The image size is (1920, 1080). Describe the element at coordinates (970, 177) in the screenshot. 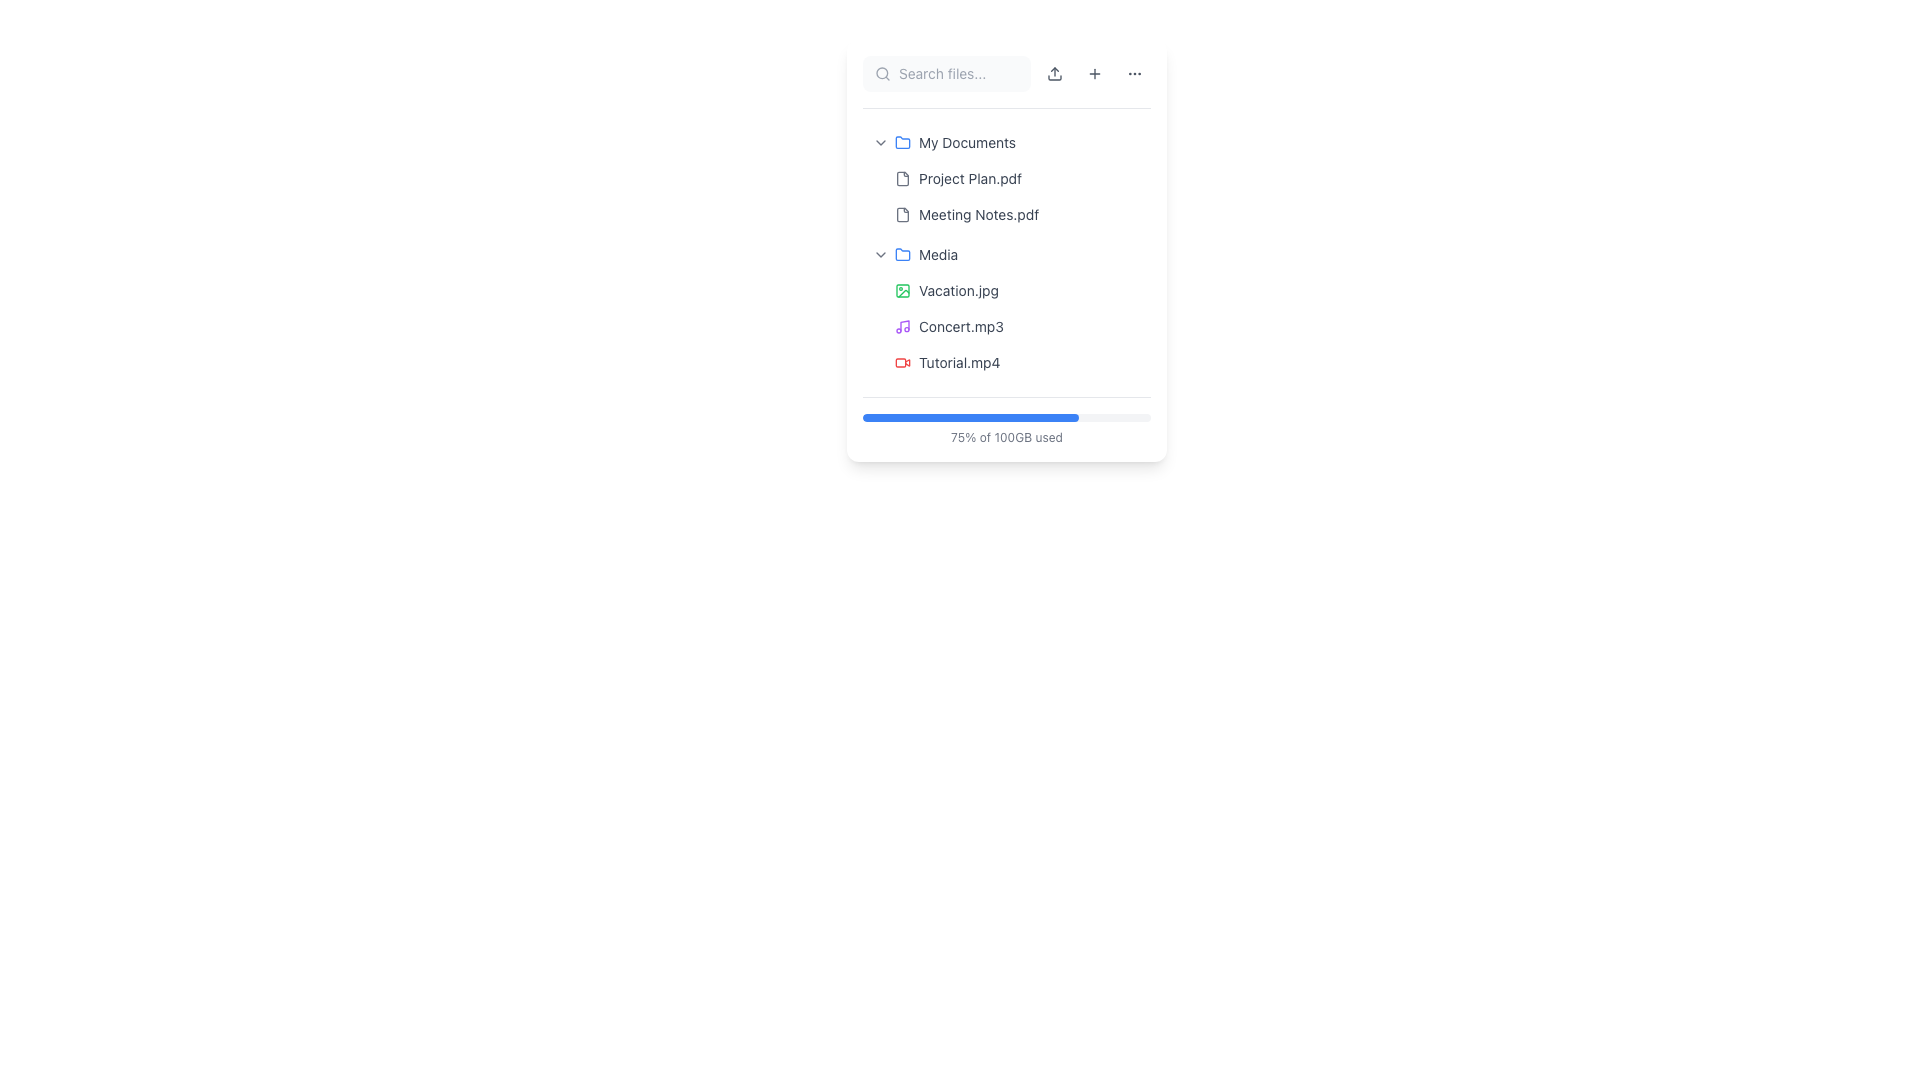

I see `the text label 'Project Plan.pdf'` at that location.